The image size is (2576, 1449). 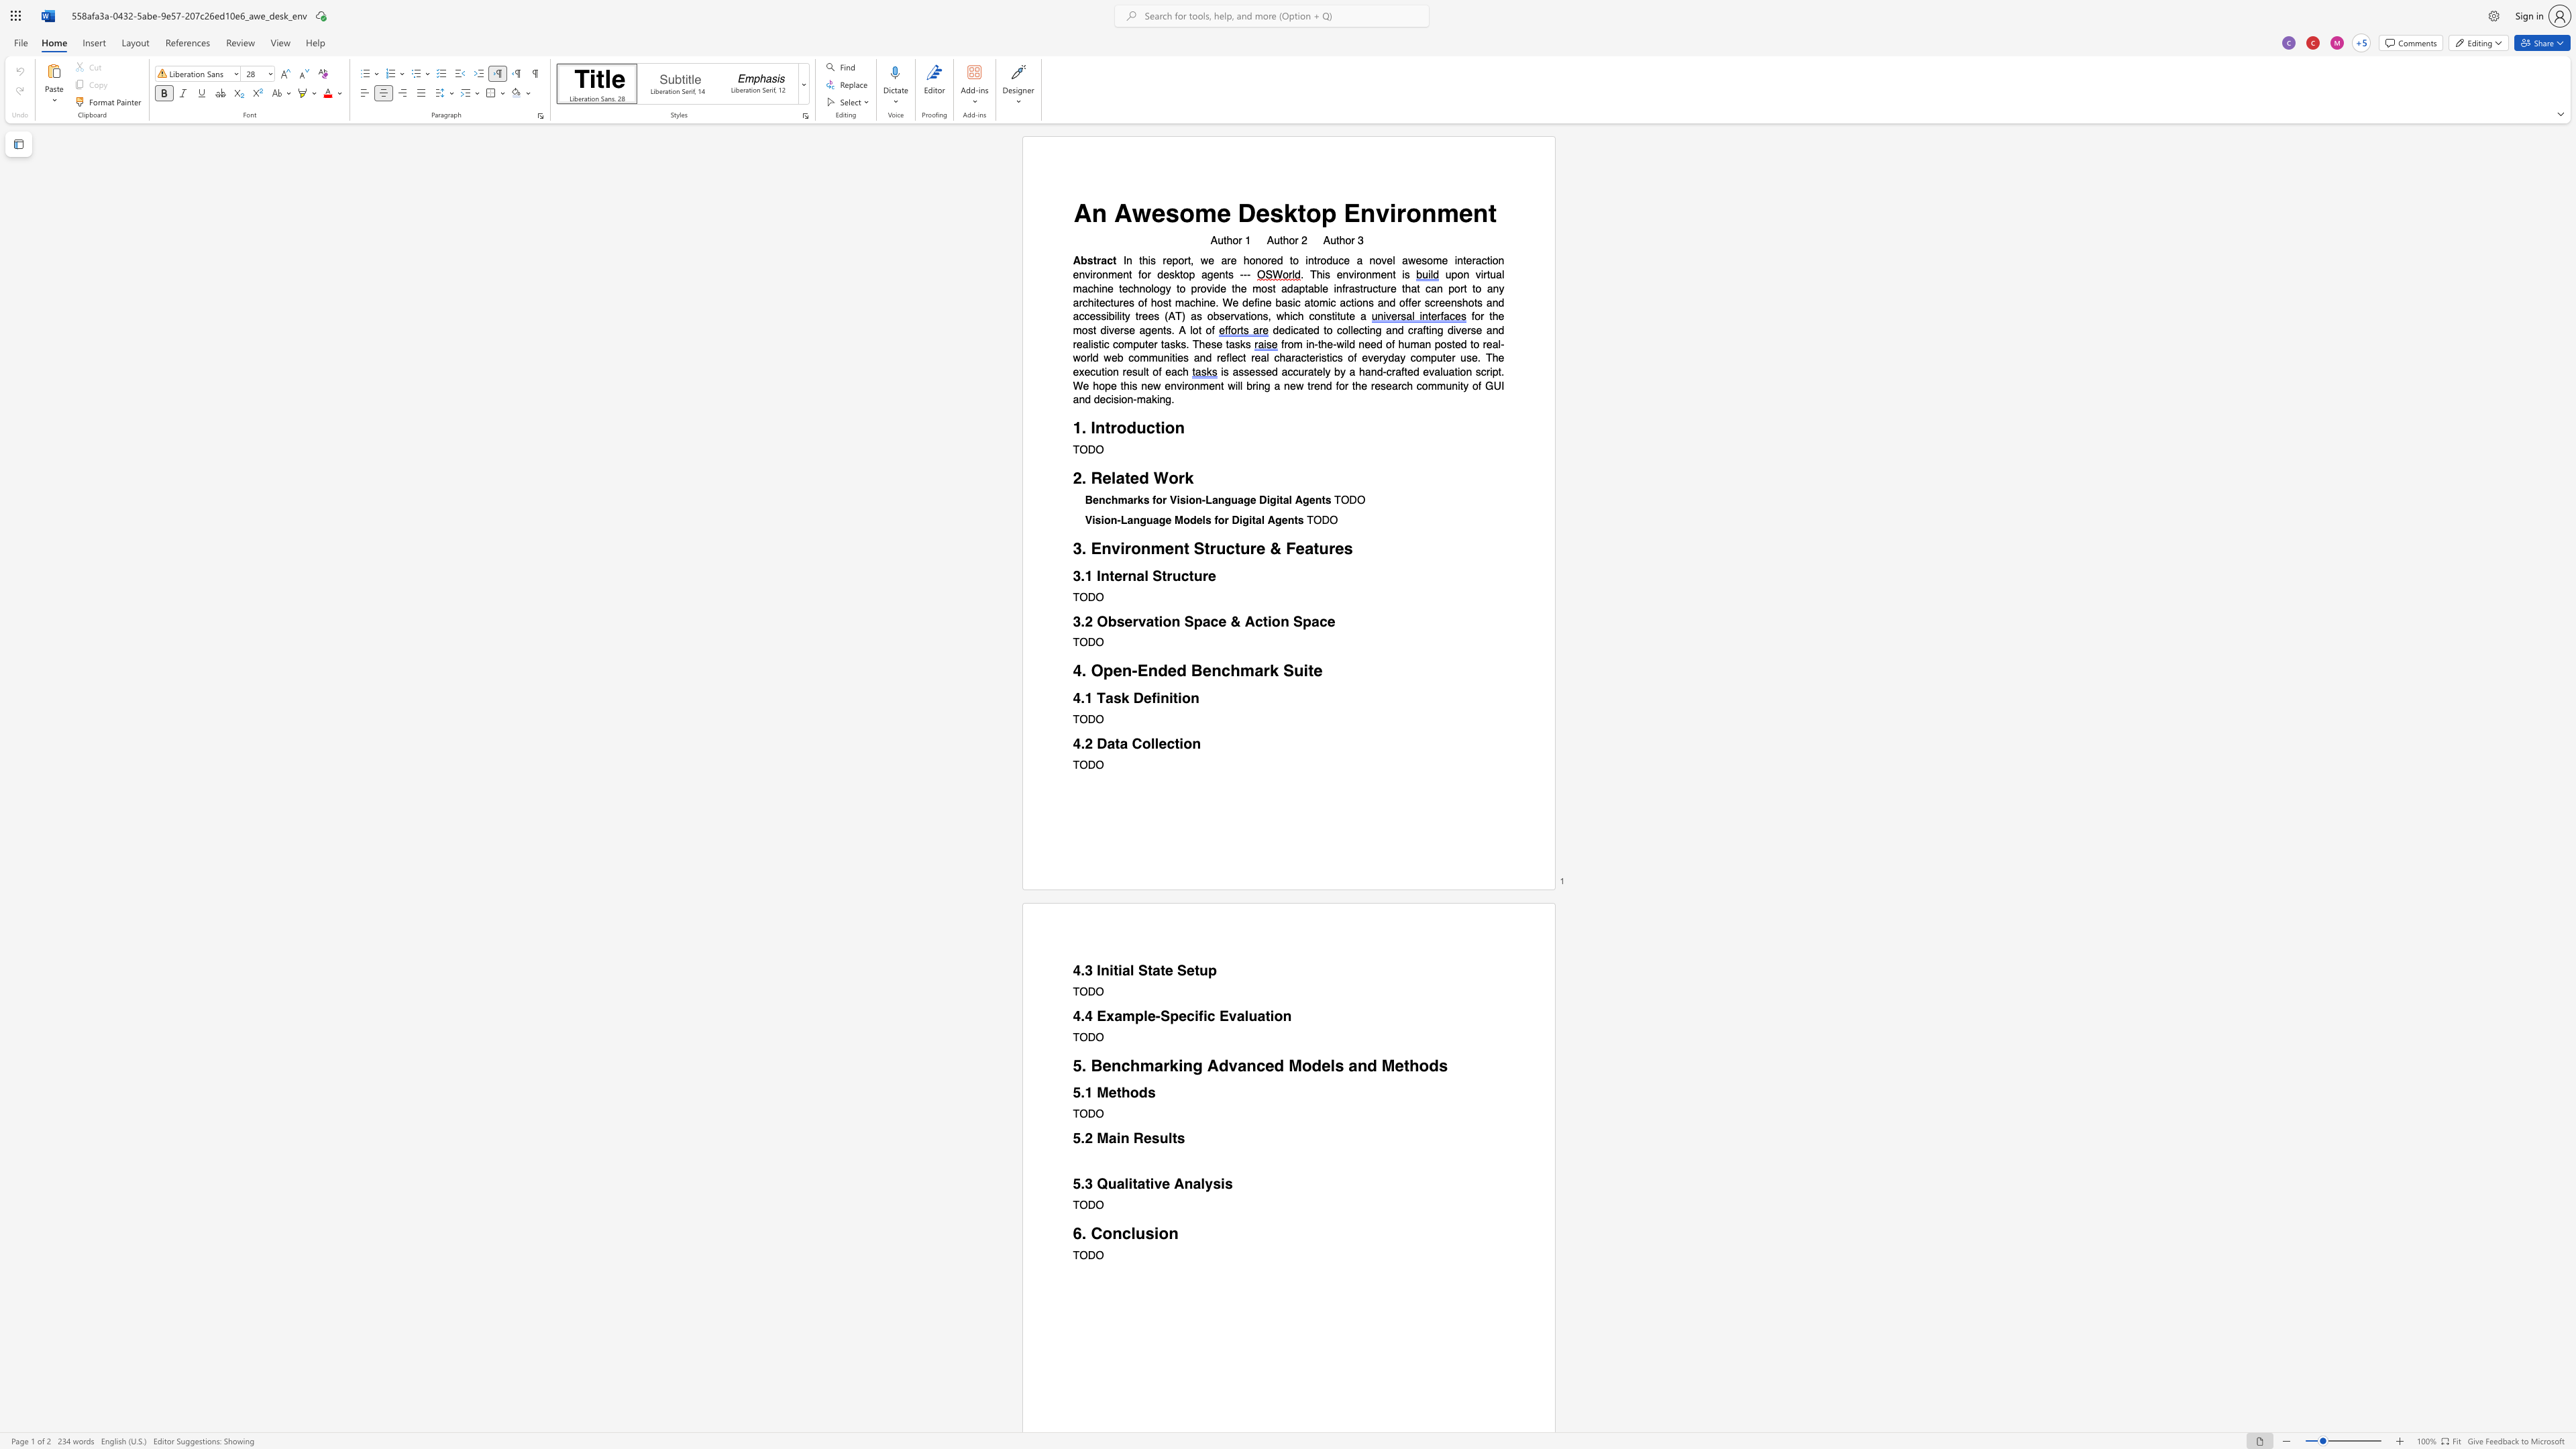 What do you see at coordinates (1336, 316) in the screenshot?
I see `the subset text "tu" within the text "constitute"` at bounding box center [1336, 316].